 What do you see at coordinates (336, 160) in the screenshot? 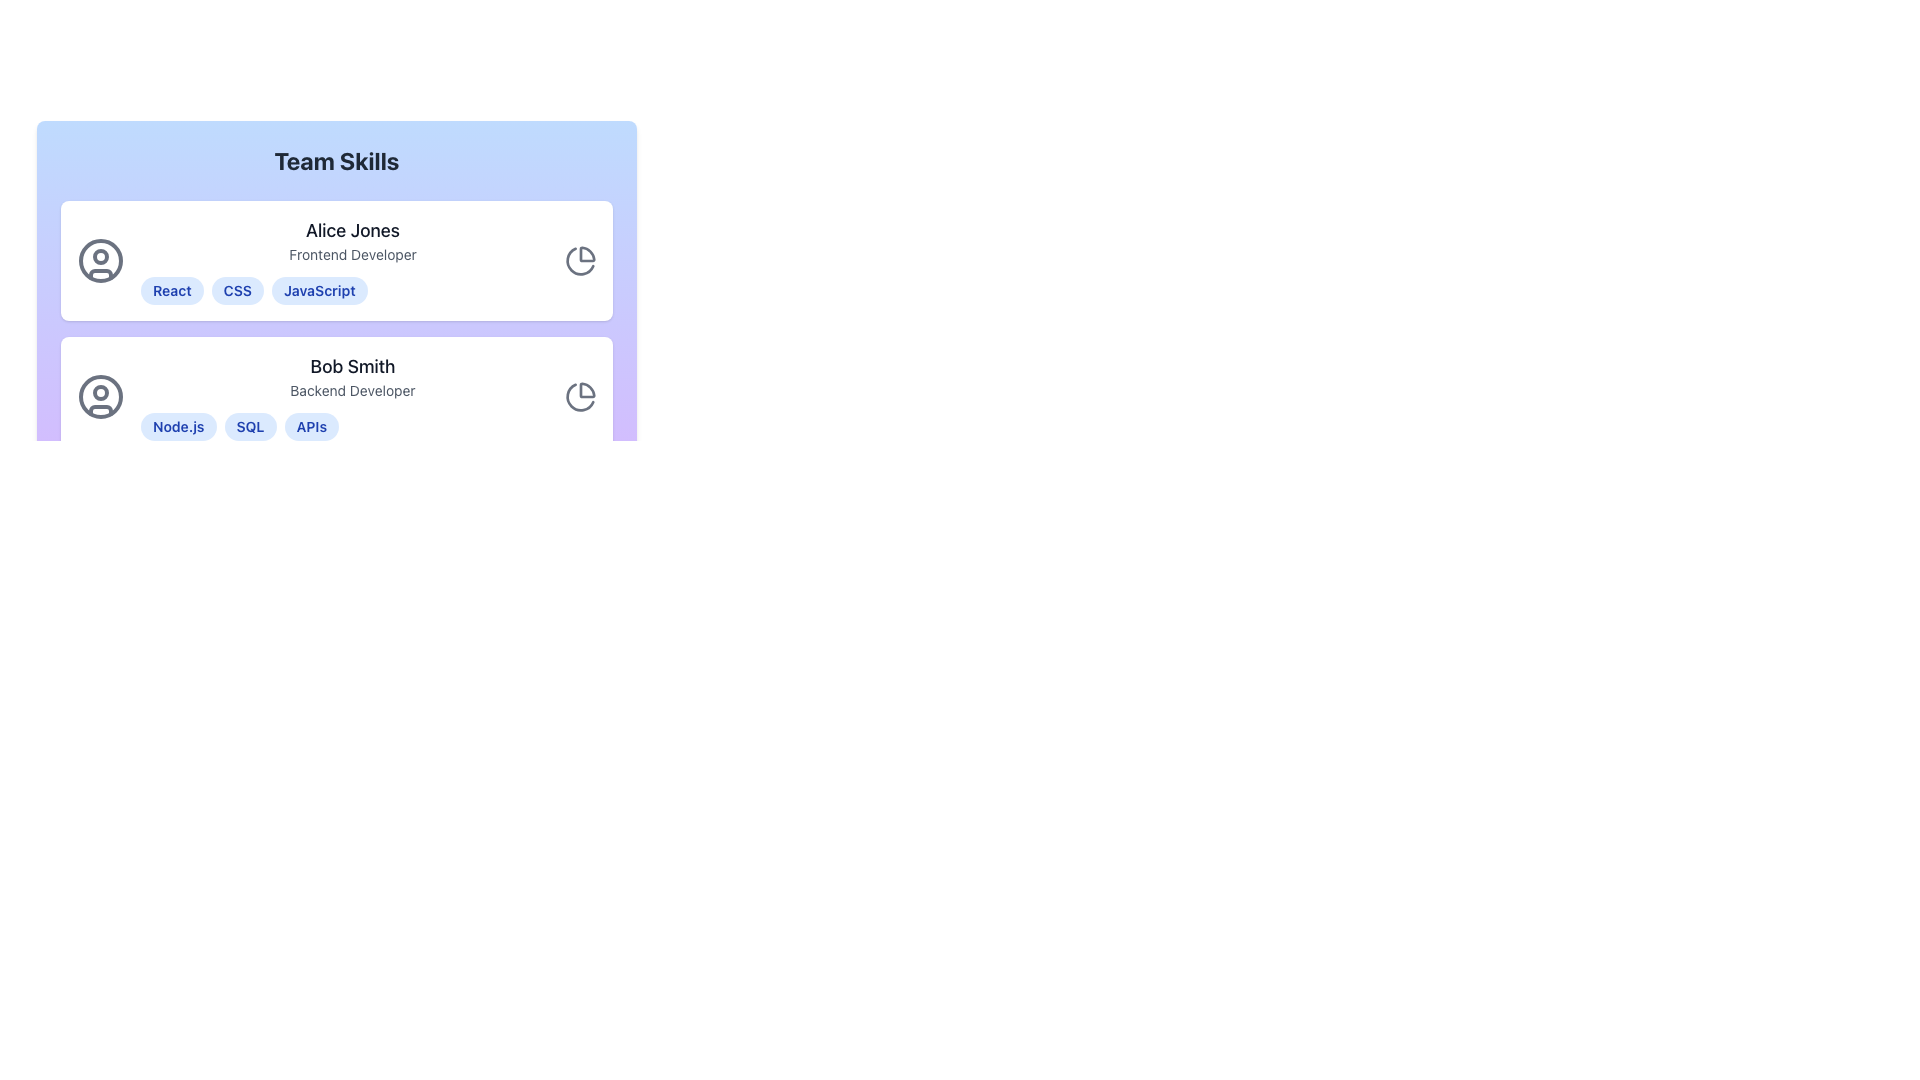
I see `the descriptive header text indicating the topic of the section related to team skills, which is centrally aligned at the top within a gradient-colored rounded box` at bounding box center [336, 160].